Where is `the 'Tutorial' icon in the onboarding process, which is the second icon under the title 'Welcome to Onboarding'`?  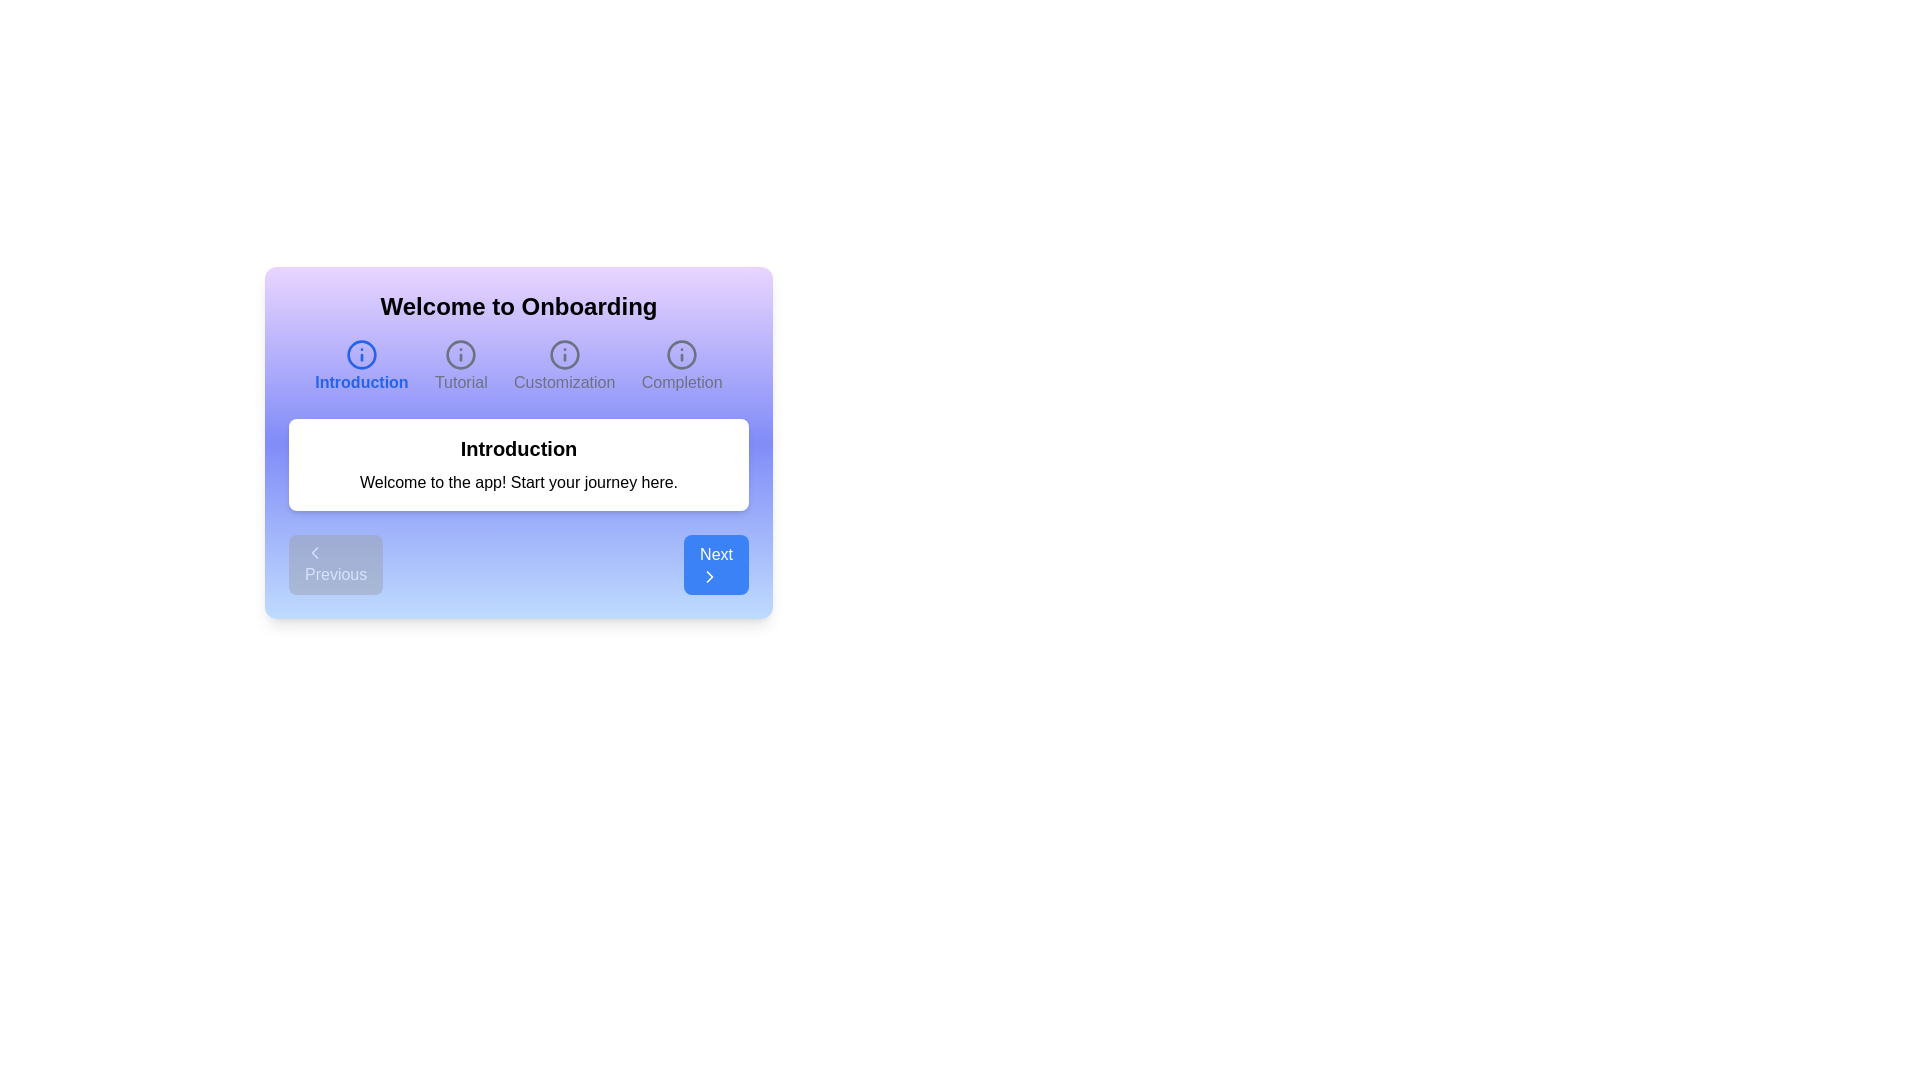 the 'Tutorial' icon in the onboarding process, which is the second icon under the title 'Welcome to Onboarding' is located at coordinates (460, 353).